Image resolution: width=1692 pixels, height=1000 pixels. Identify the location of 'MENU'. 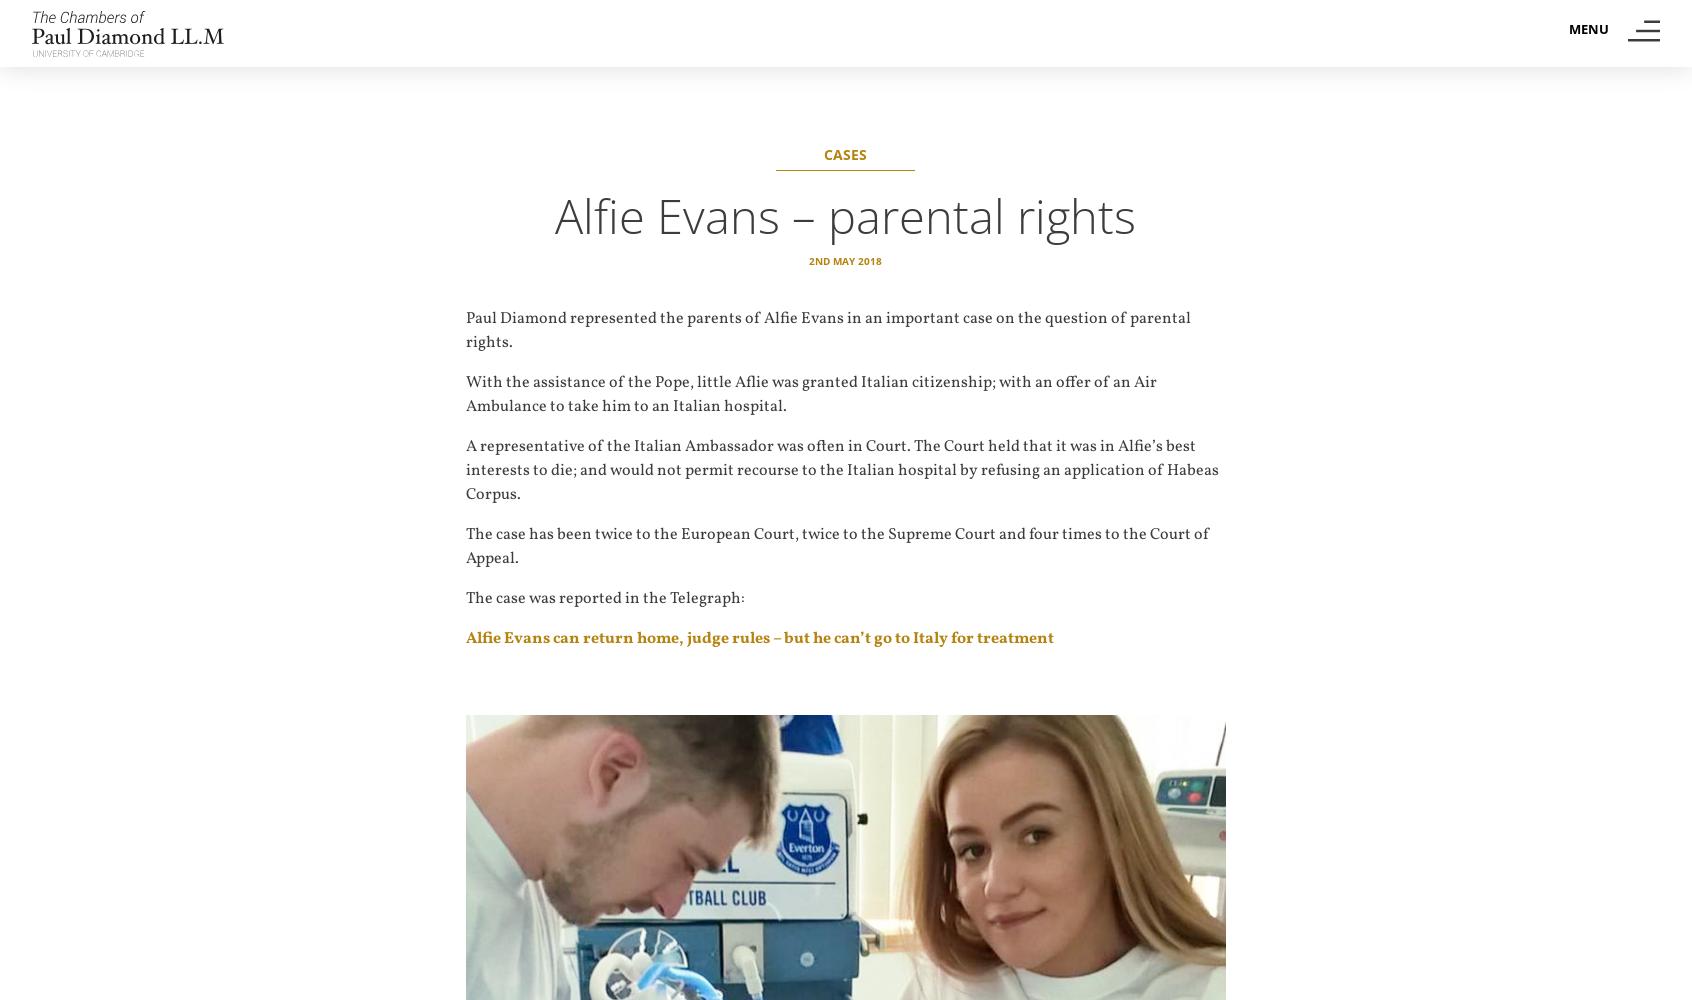
(1587, 29).